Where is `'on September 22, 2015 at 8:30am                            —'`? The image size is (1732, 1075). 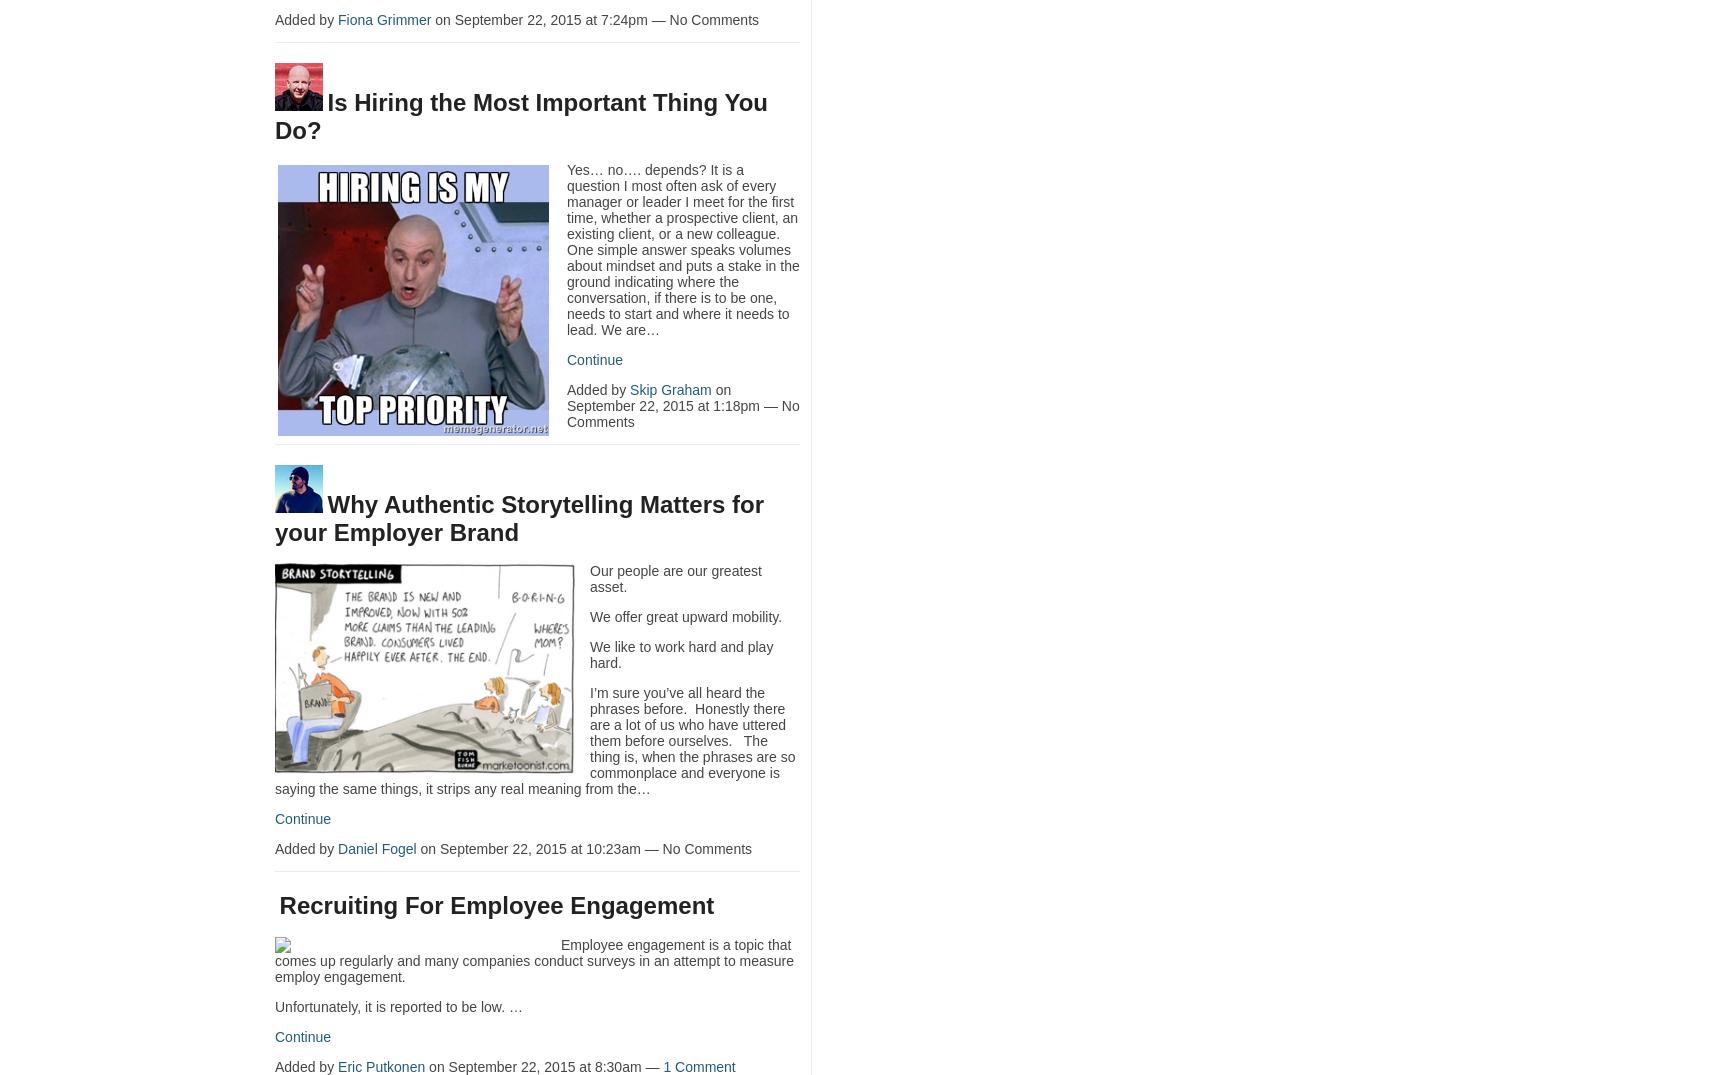
'on September 22, 2015 at 8:30am                            —' is located at coordinates (544, 1065).